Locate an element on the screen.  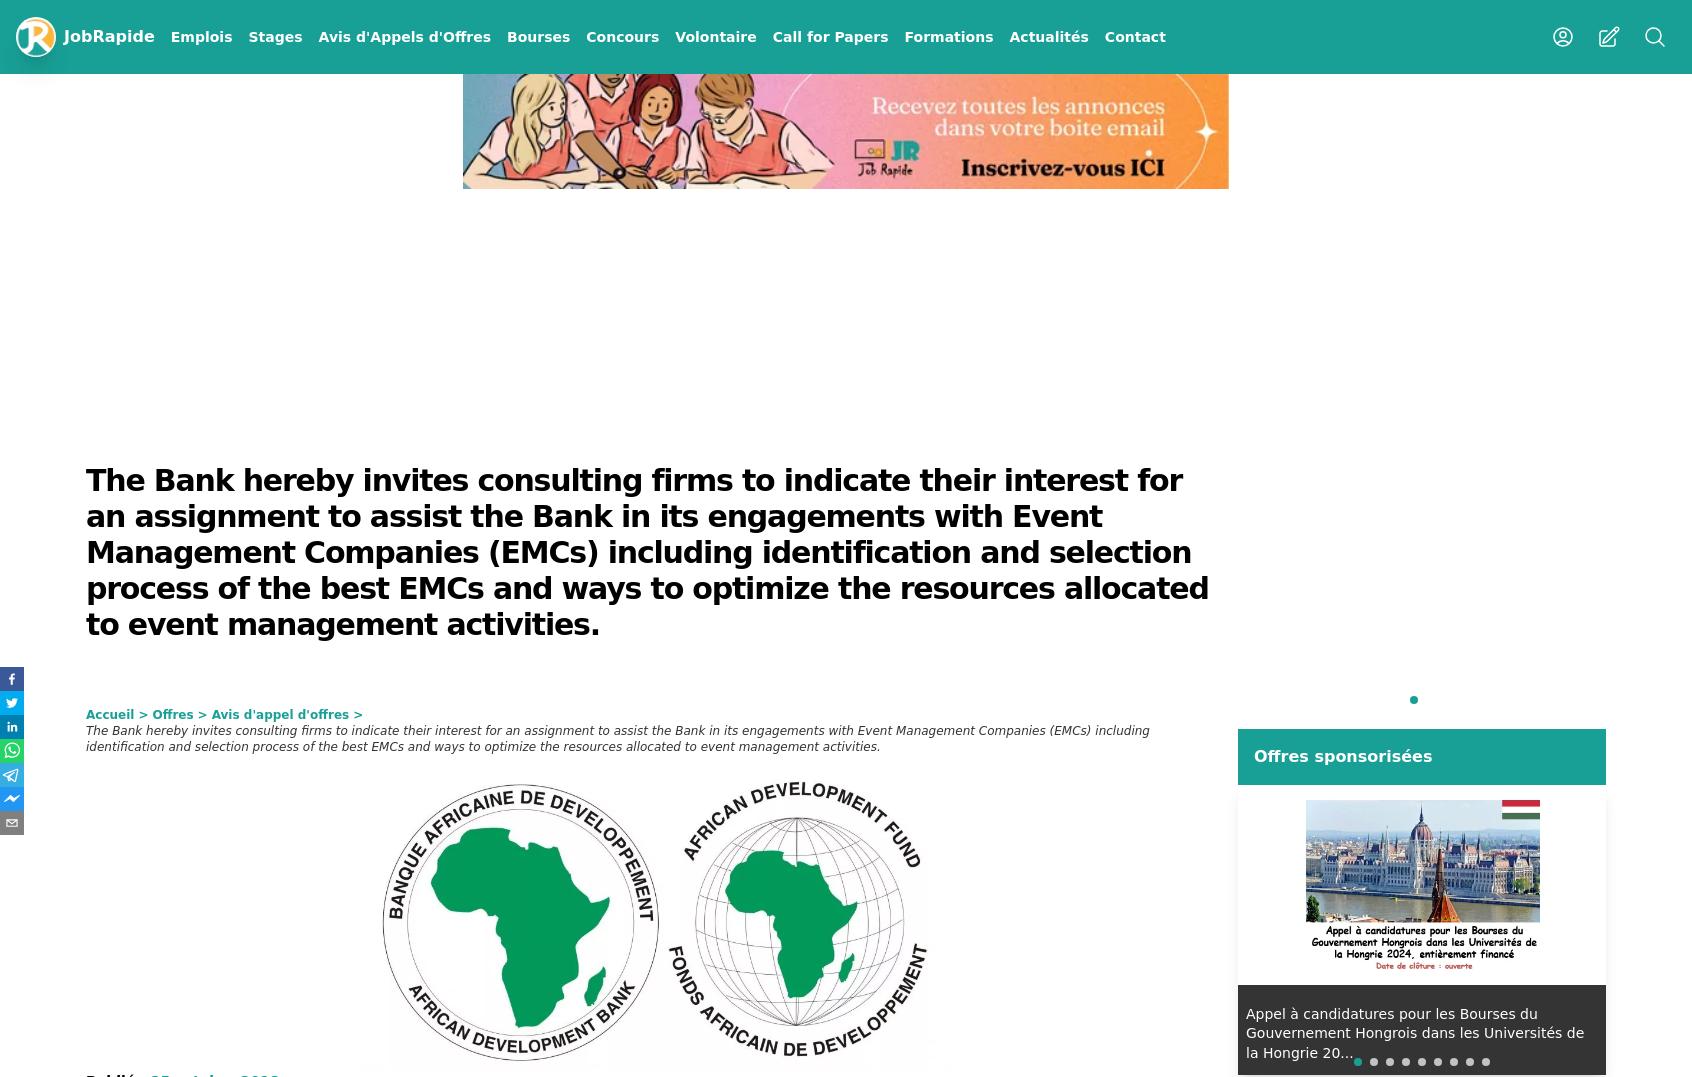
'Call for Papers' is located at coordinates (829, 36).